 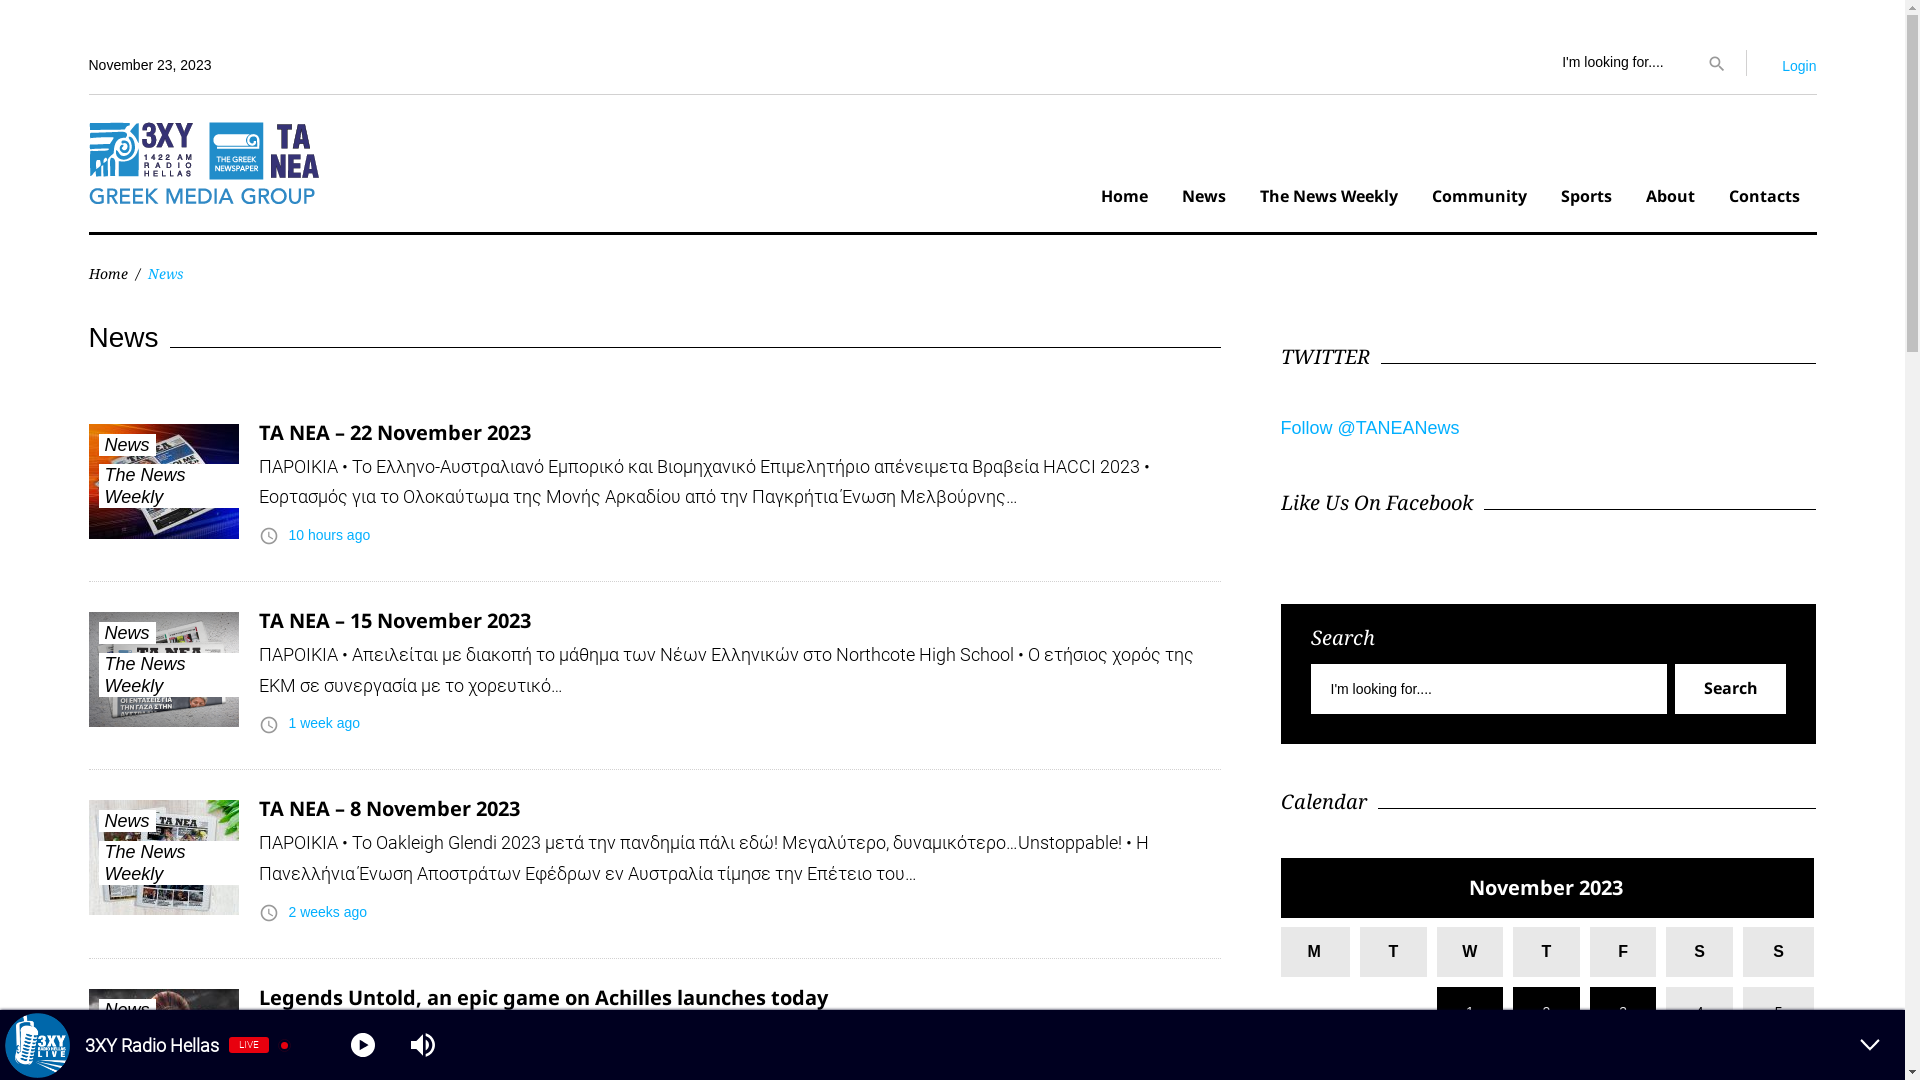 What do you see at coordinates (1585, 199) in the screenshot?
I see `'Sports'` at bounding box center [1585, 199].